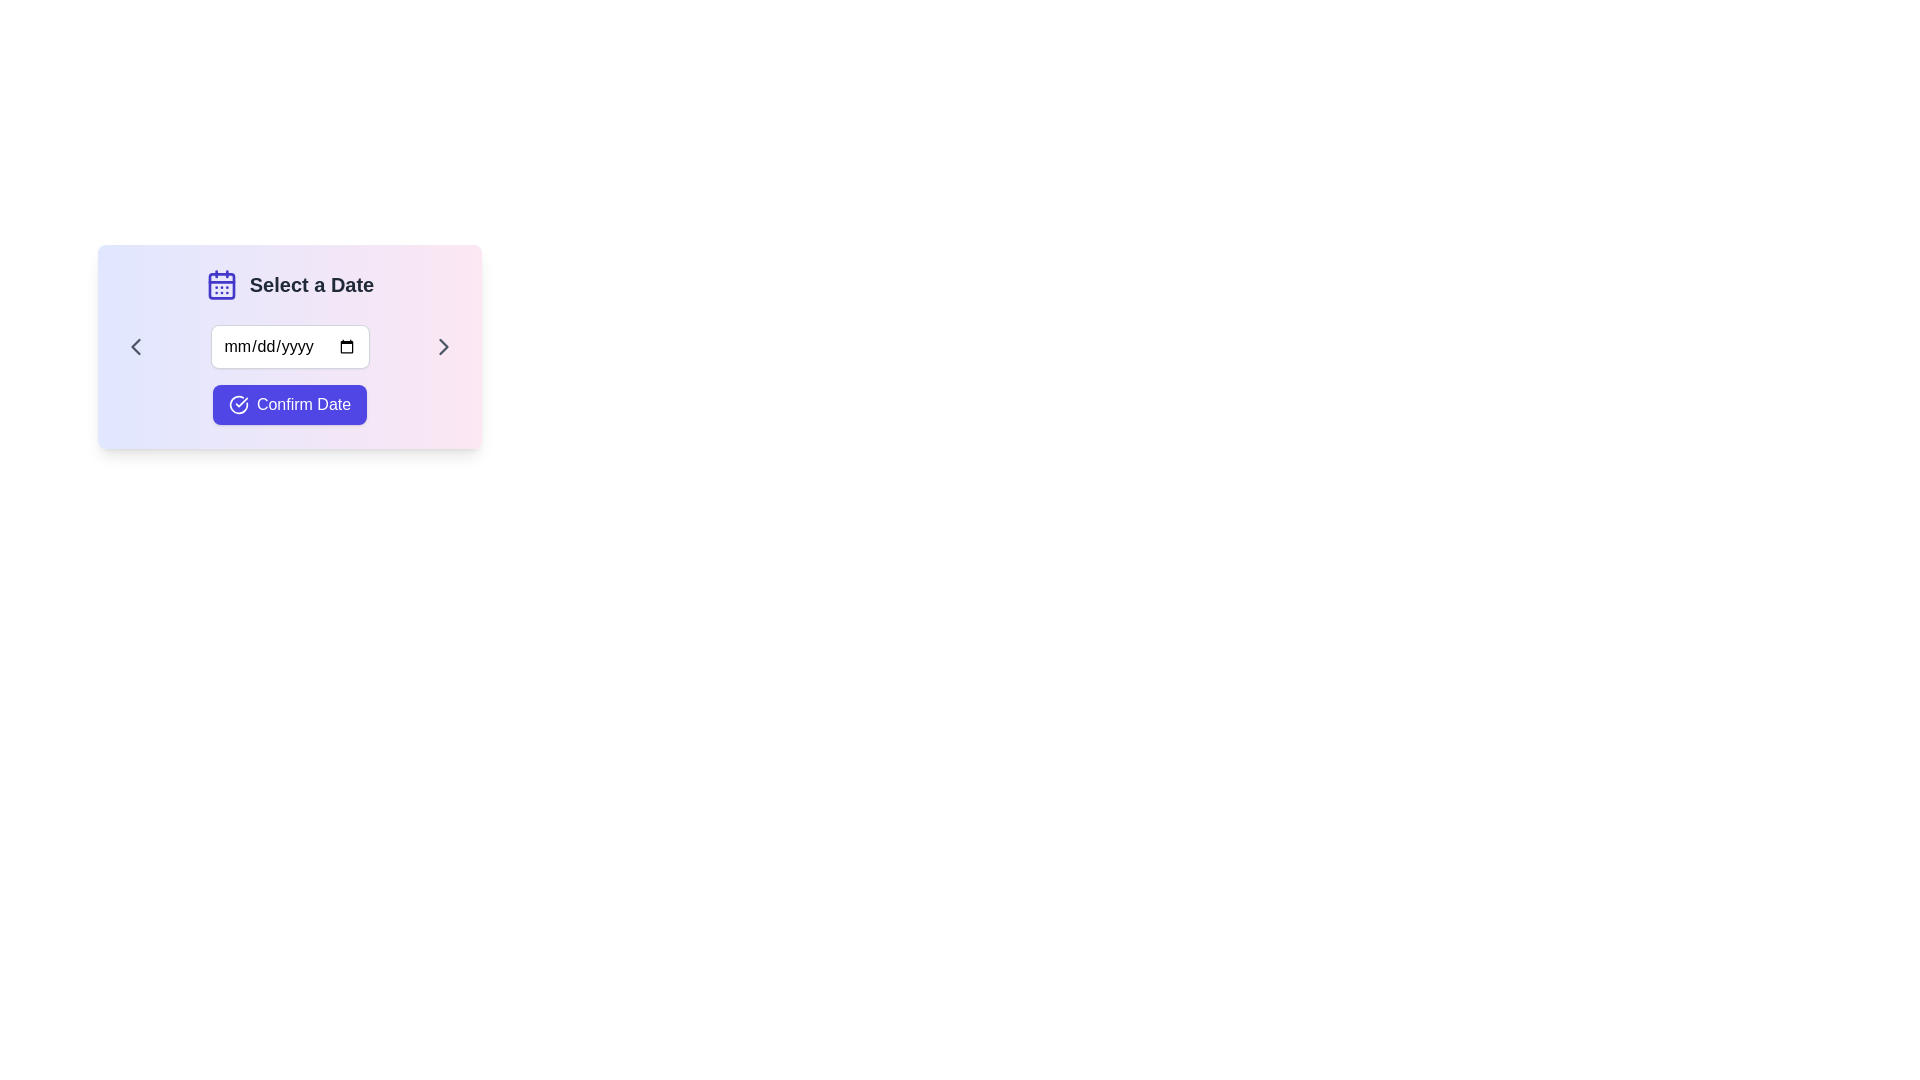 This screenshot has width=1920, height=1080. I want to click on the right-pointing chevron icon next to the date input box labeled 'mm/dd/yyyy', so click(443, 346).